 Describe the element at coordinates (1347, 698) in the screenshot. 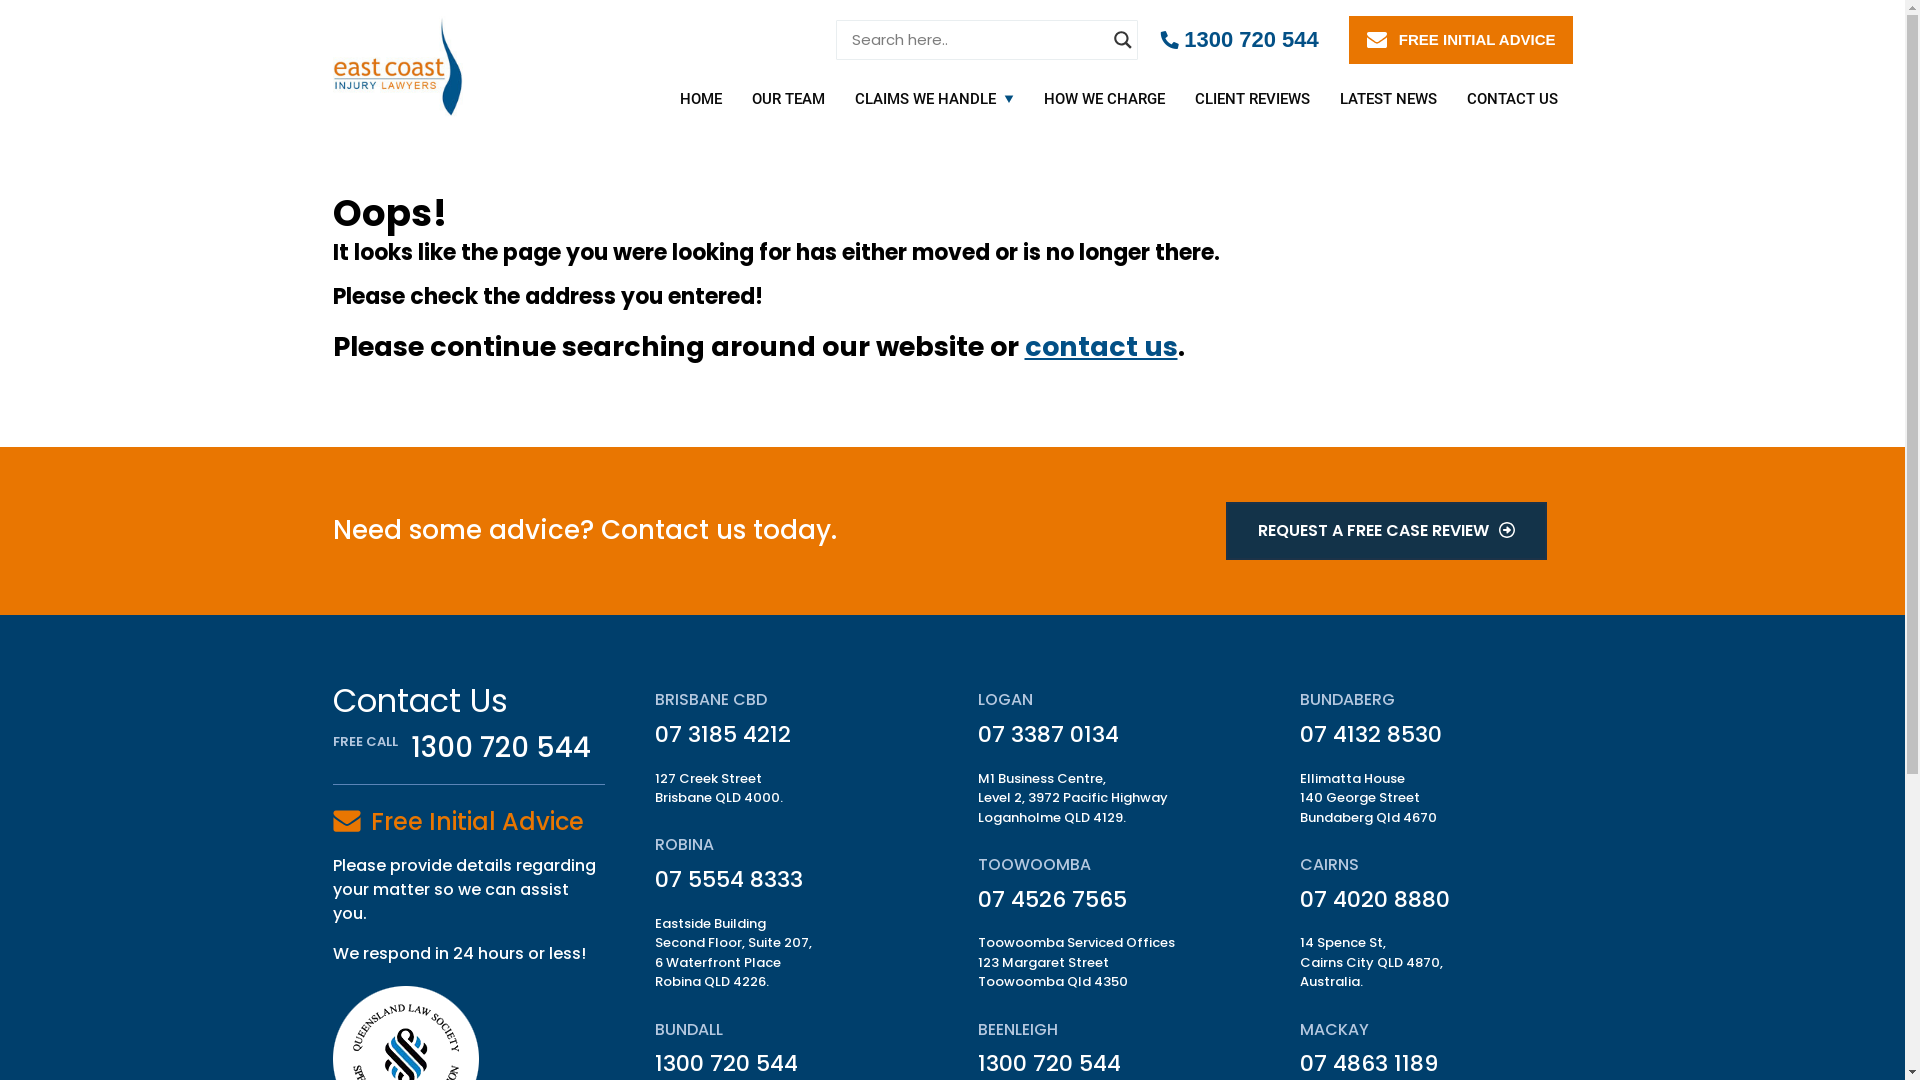

I see `'BUNDABERG'` at that location.